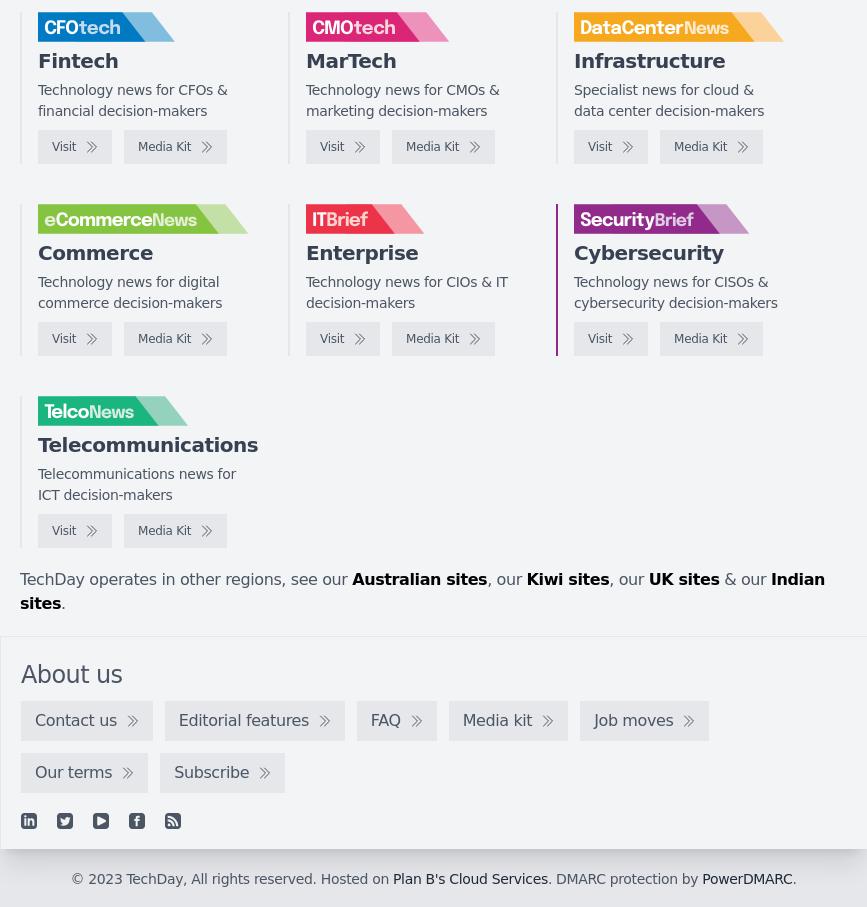 This screenshot has height=907, width=867. Describe the element at coordinates (73, 770) in the screenshot. I see `'Our terms'` at that location.